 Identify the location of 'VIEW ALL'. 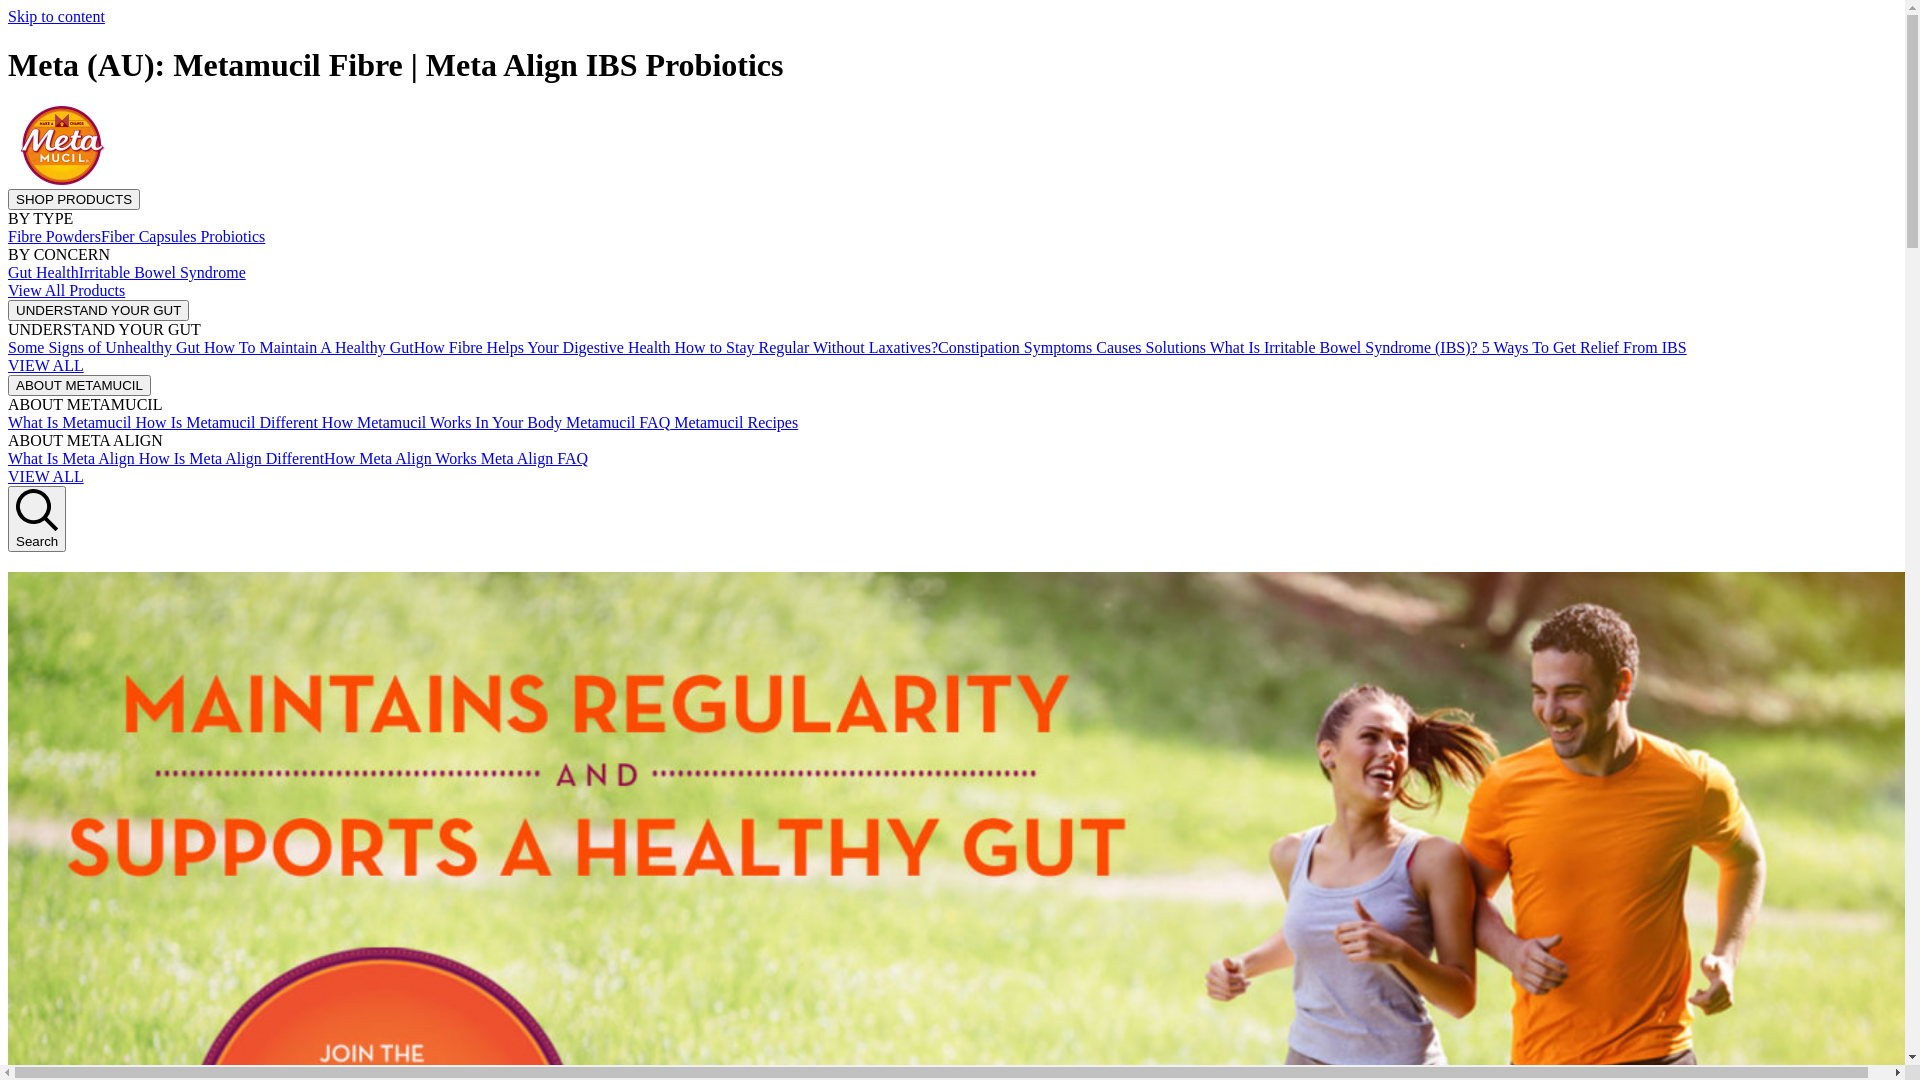
(46, 476).